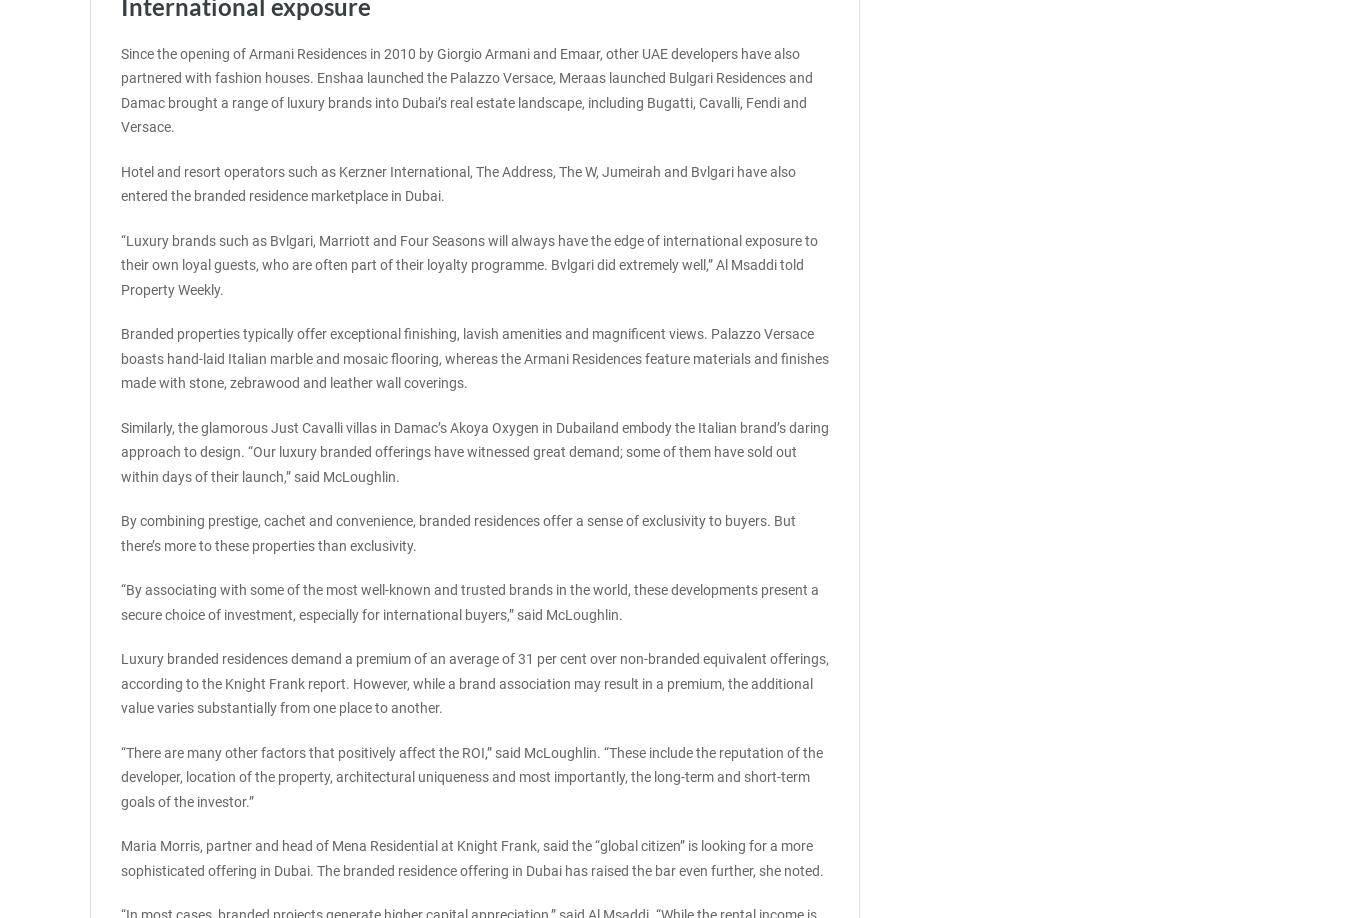 Image resolution: width=1350 pixels, height=918 pixels. What do you see at coordinates (120, 532) in the screenshot?
I see `'By combining prestige, cachet and convenience, branded residences offer a sense of exclusivity to buyers. But there’s more to these properties than exclusivity.'` at bounding box center [120, 532].